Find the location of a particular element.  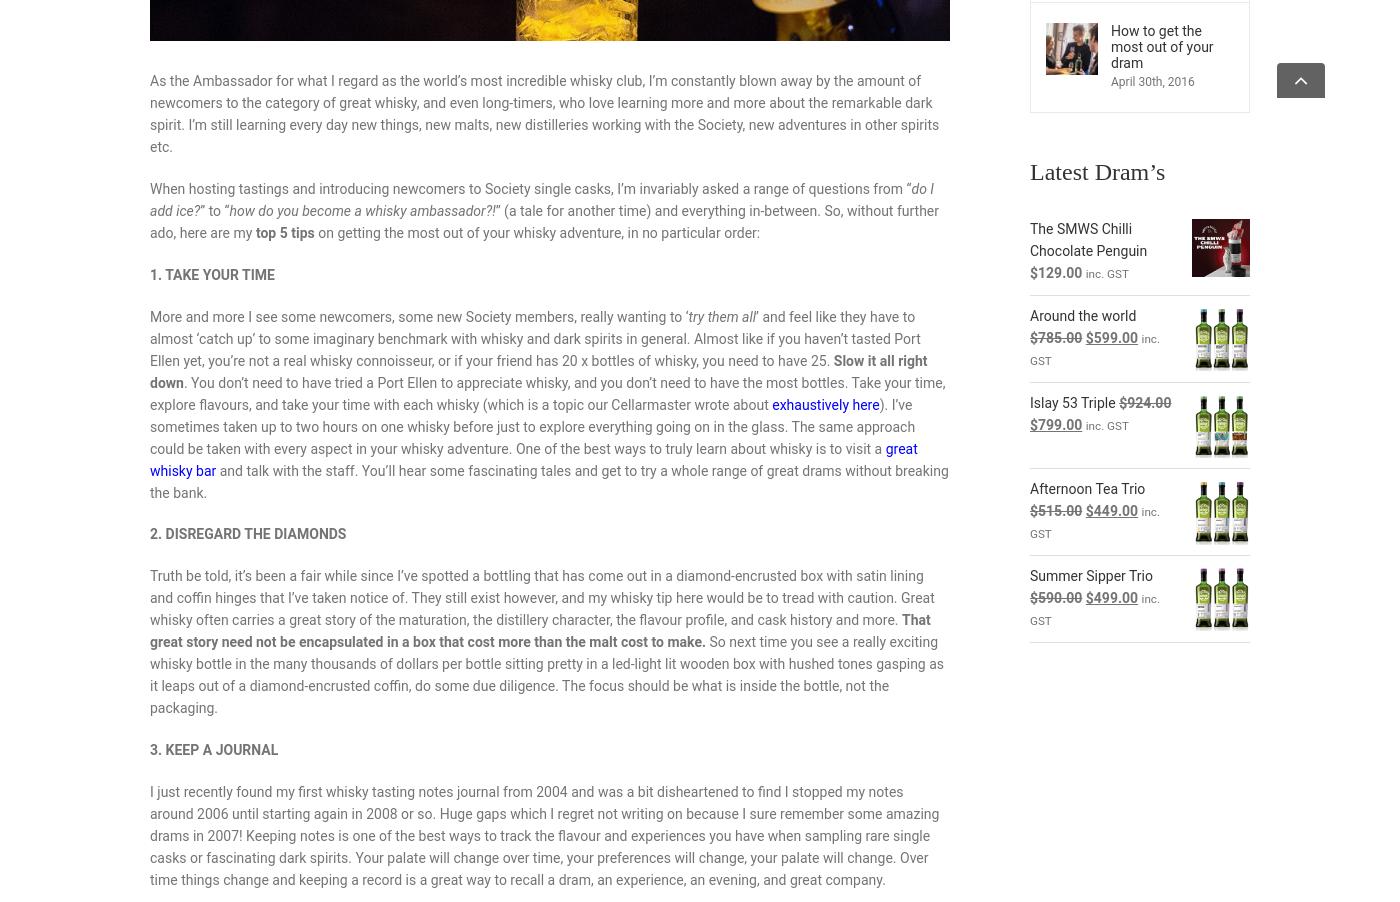

'499.00' is located at coordinates (1115, 598).